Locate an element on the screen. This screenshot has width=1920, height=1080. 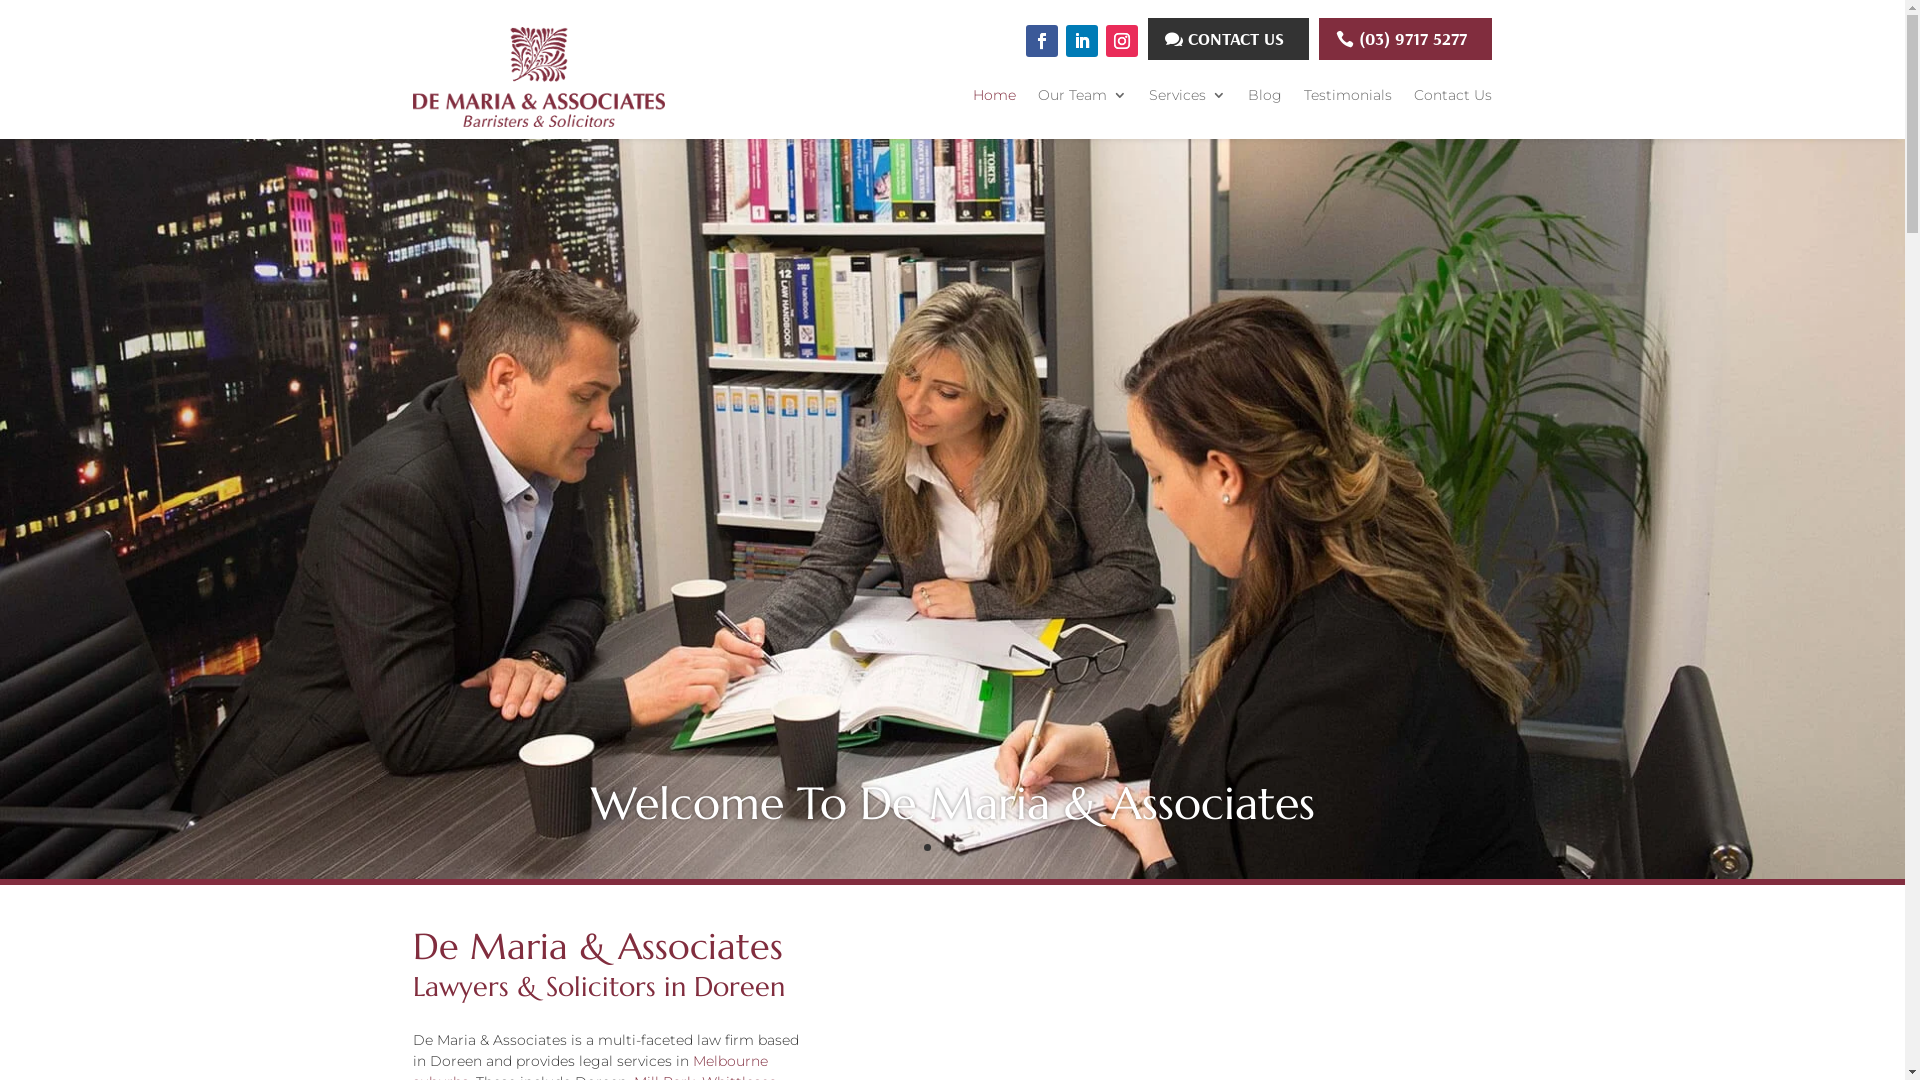
'4' is located at coordinates (977, 847).